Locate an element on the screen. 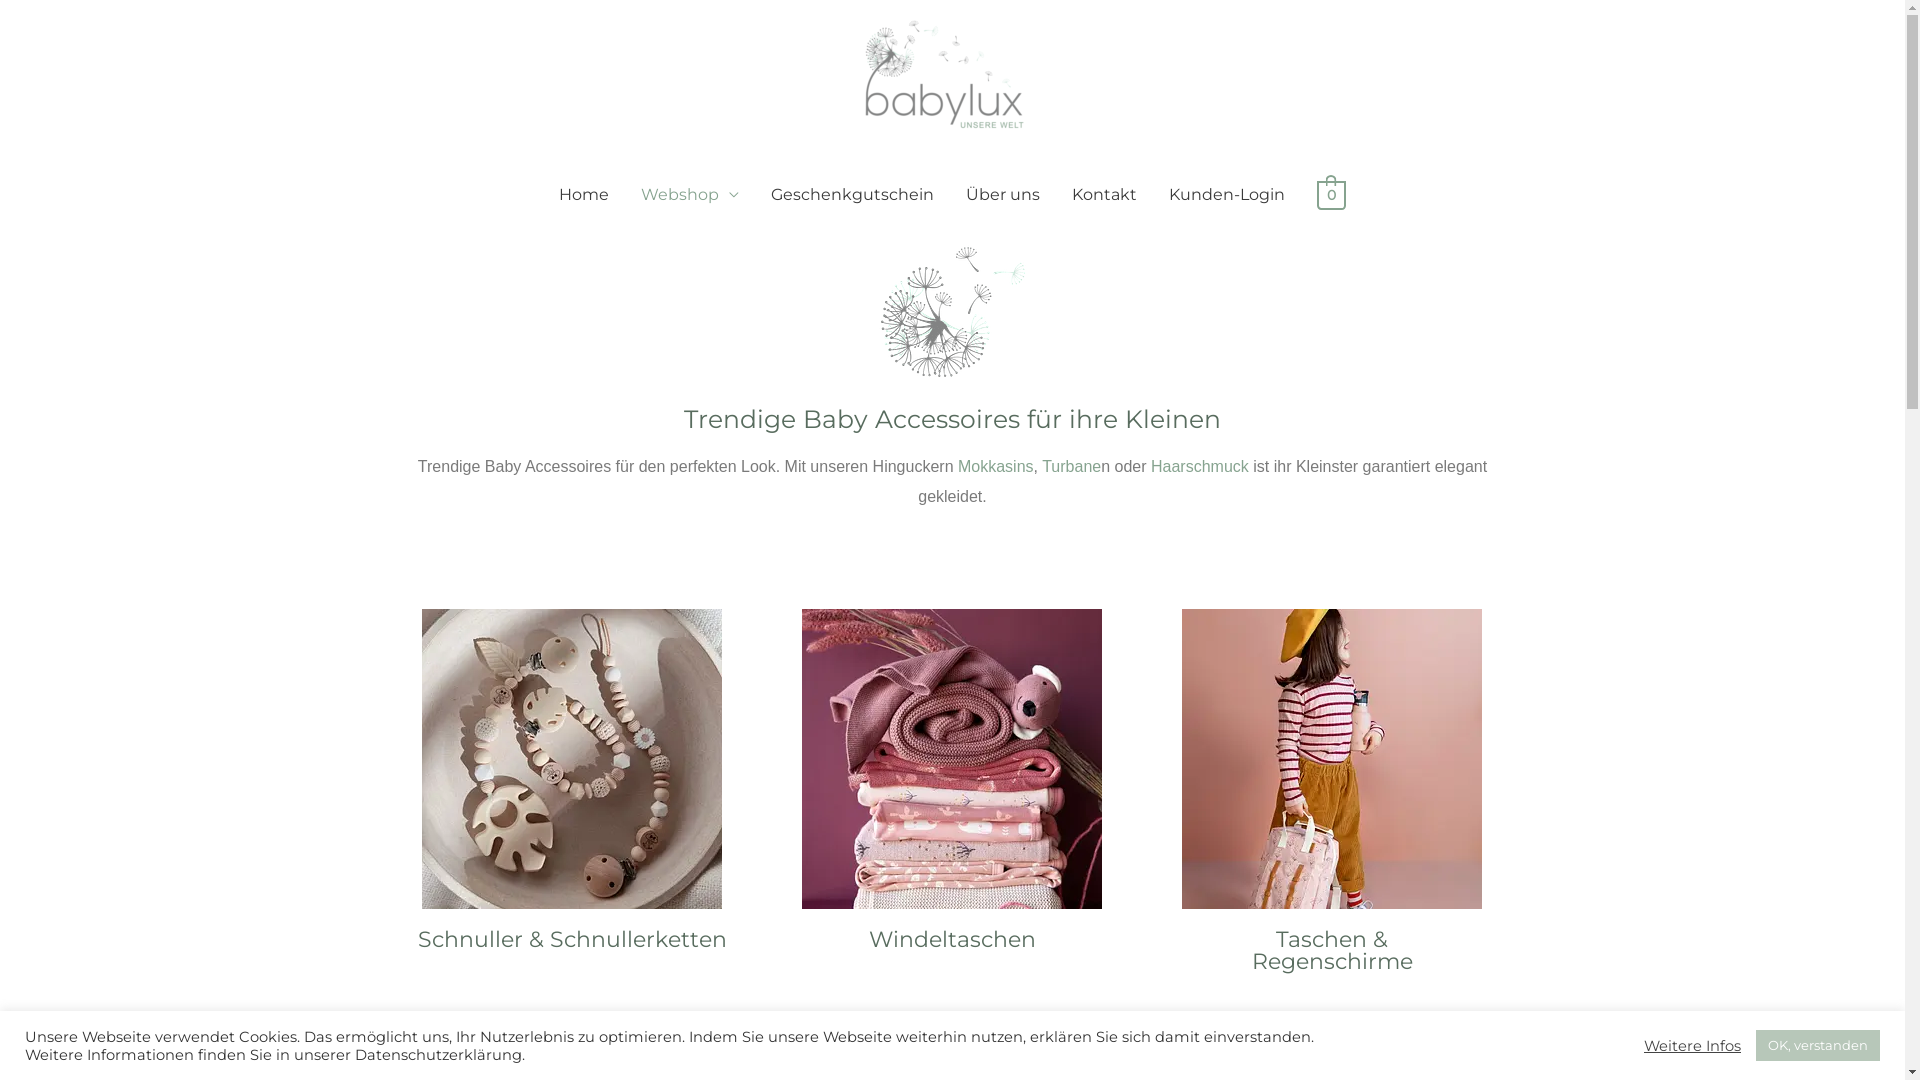 The image size is (1920, 1080). 'Turbane' is located at coordinates (1070, 466).